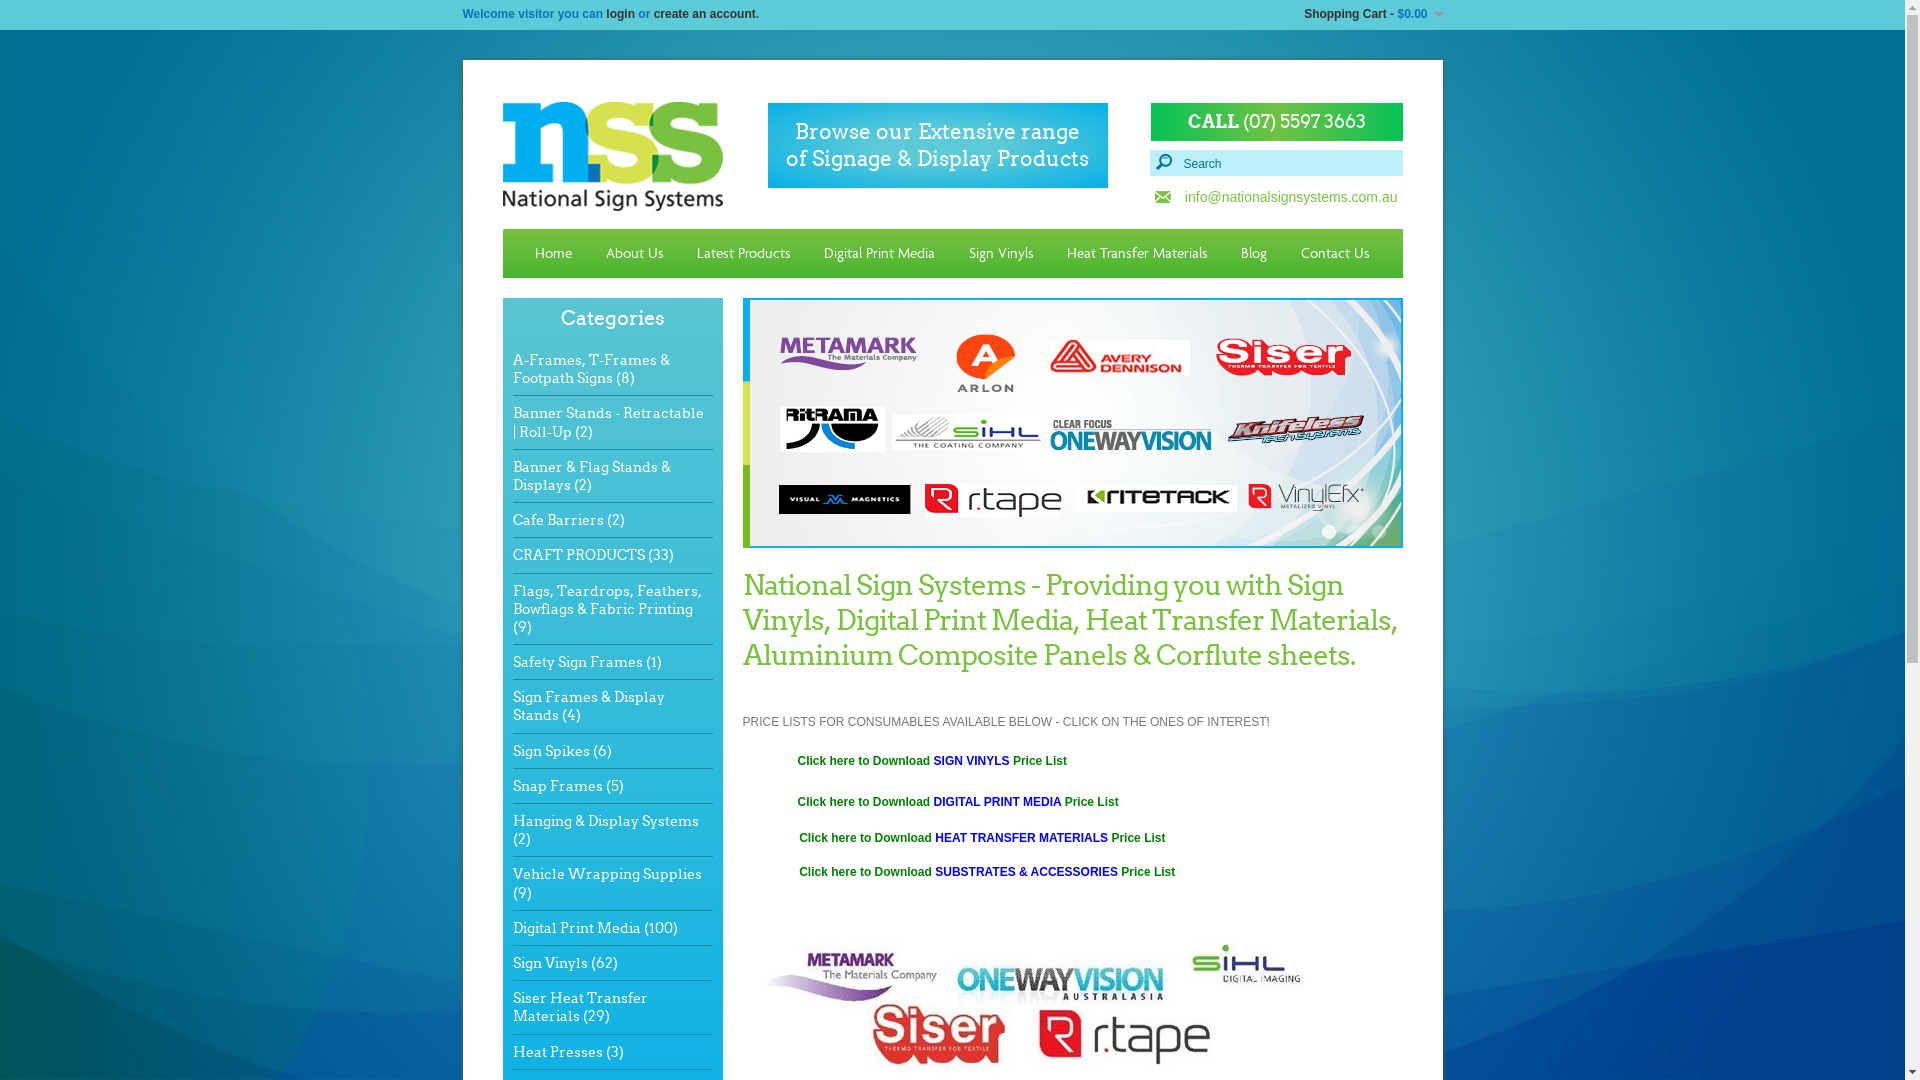 This screenshot has height=1080, width=1920. What do you see at coordinates (589, 369) in the screenshot?
I see `'A-Frames, T-Frames & Footpath Signs (8)'` at bounding box center [589, 369].